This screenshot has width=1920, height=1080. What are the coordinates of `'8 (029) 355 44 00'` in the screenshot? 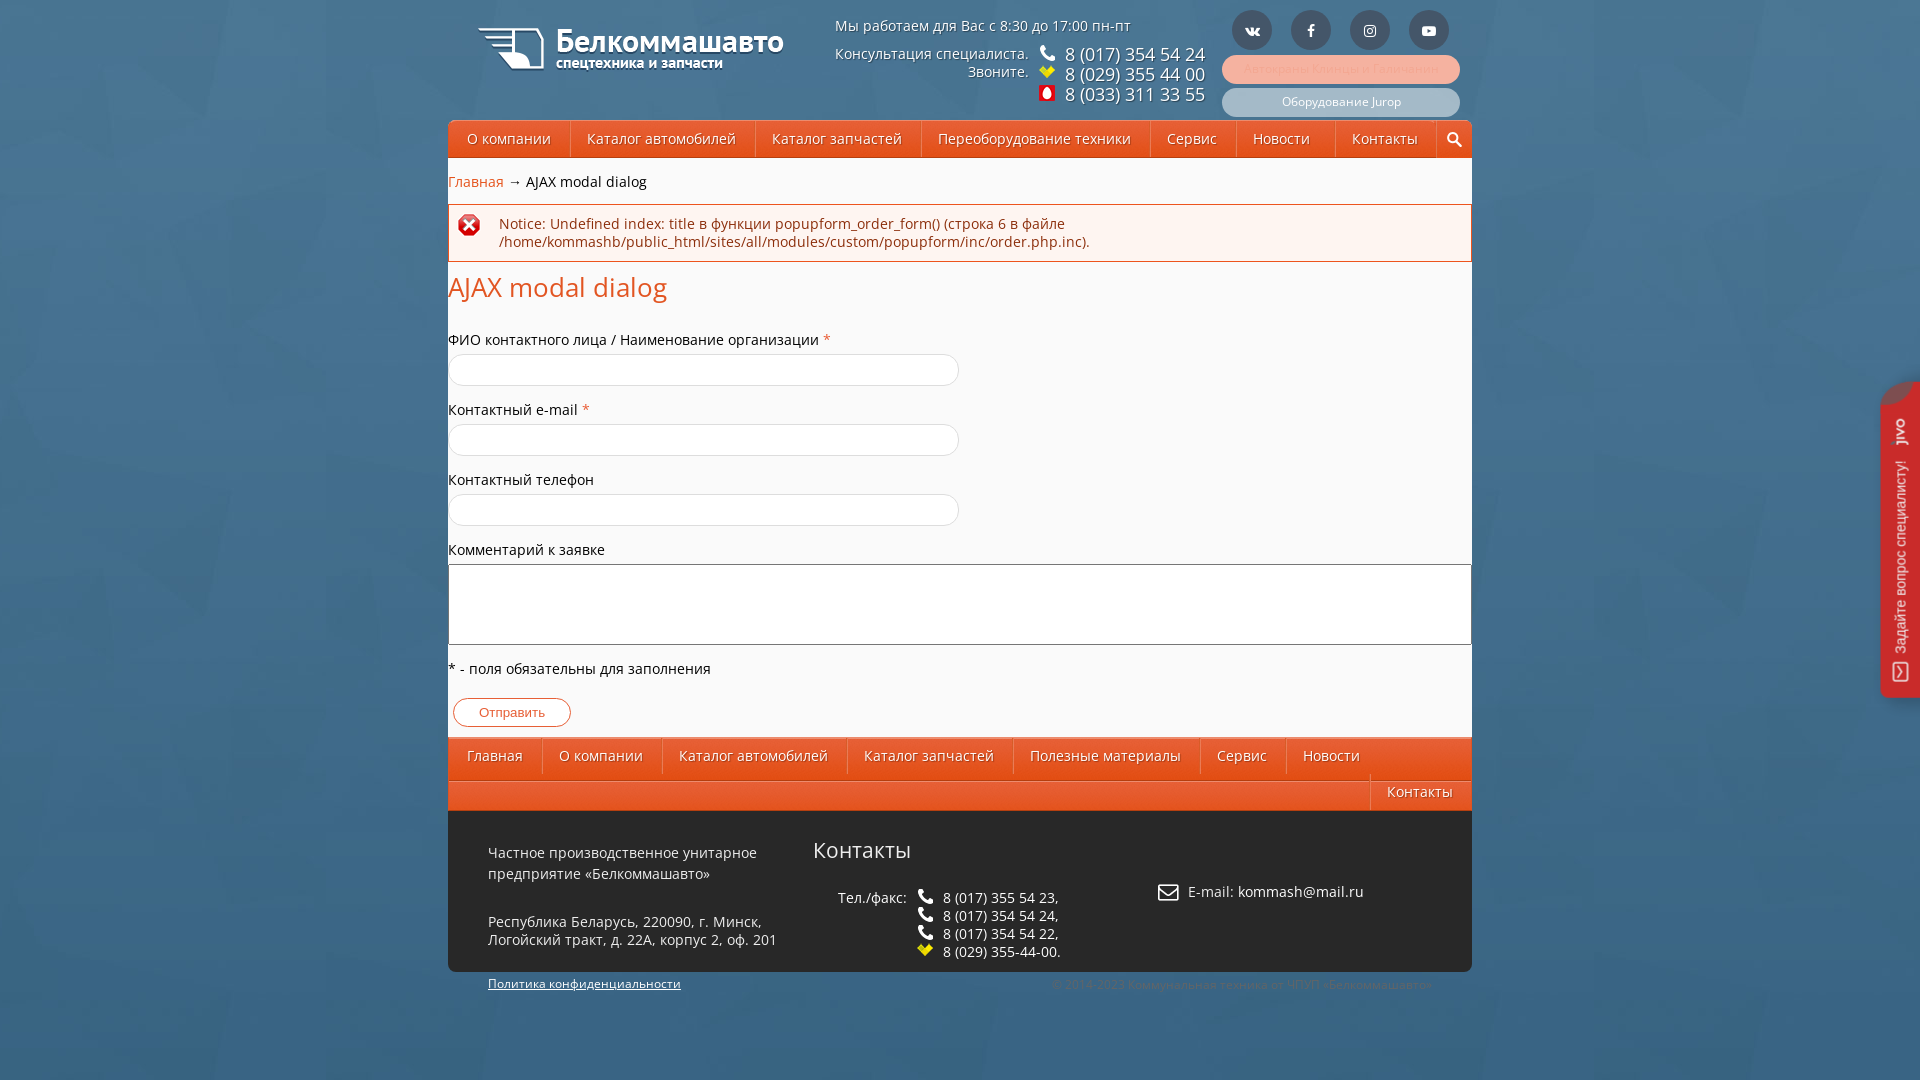 It's located at (1132, 72).